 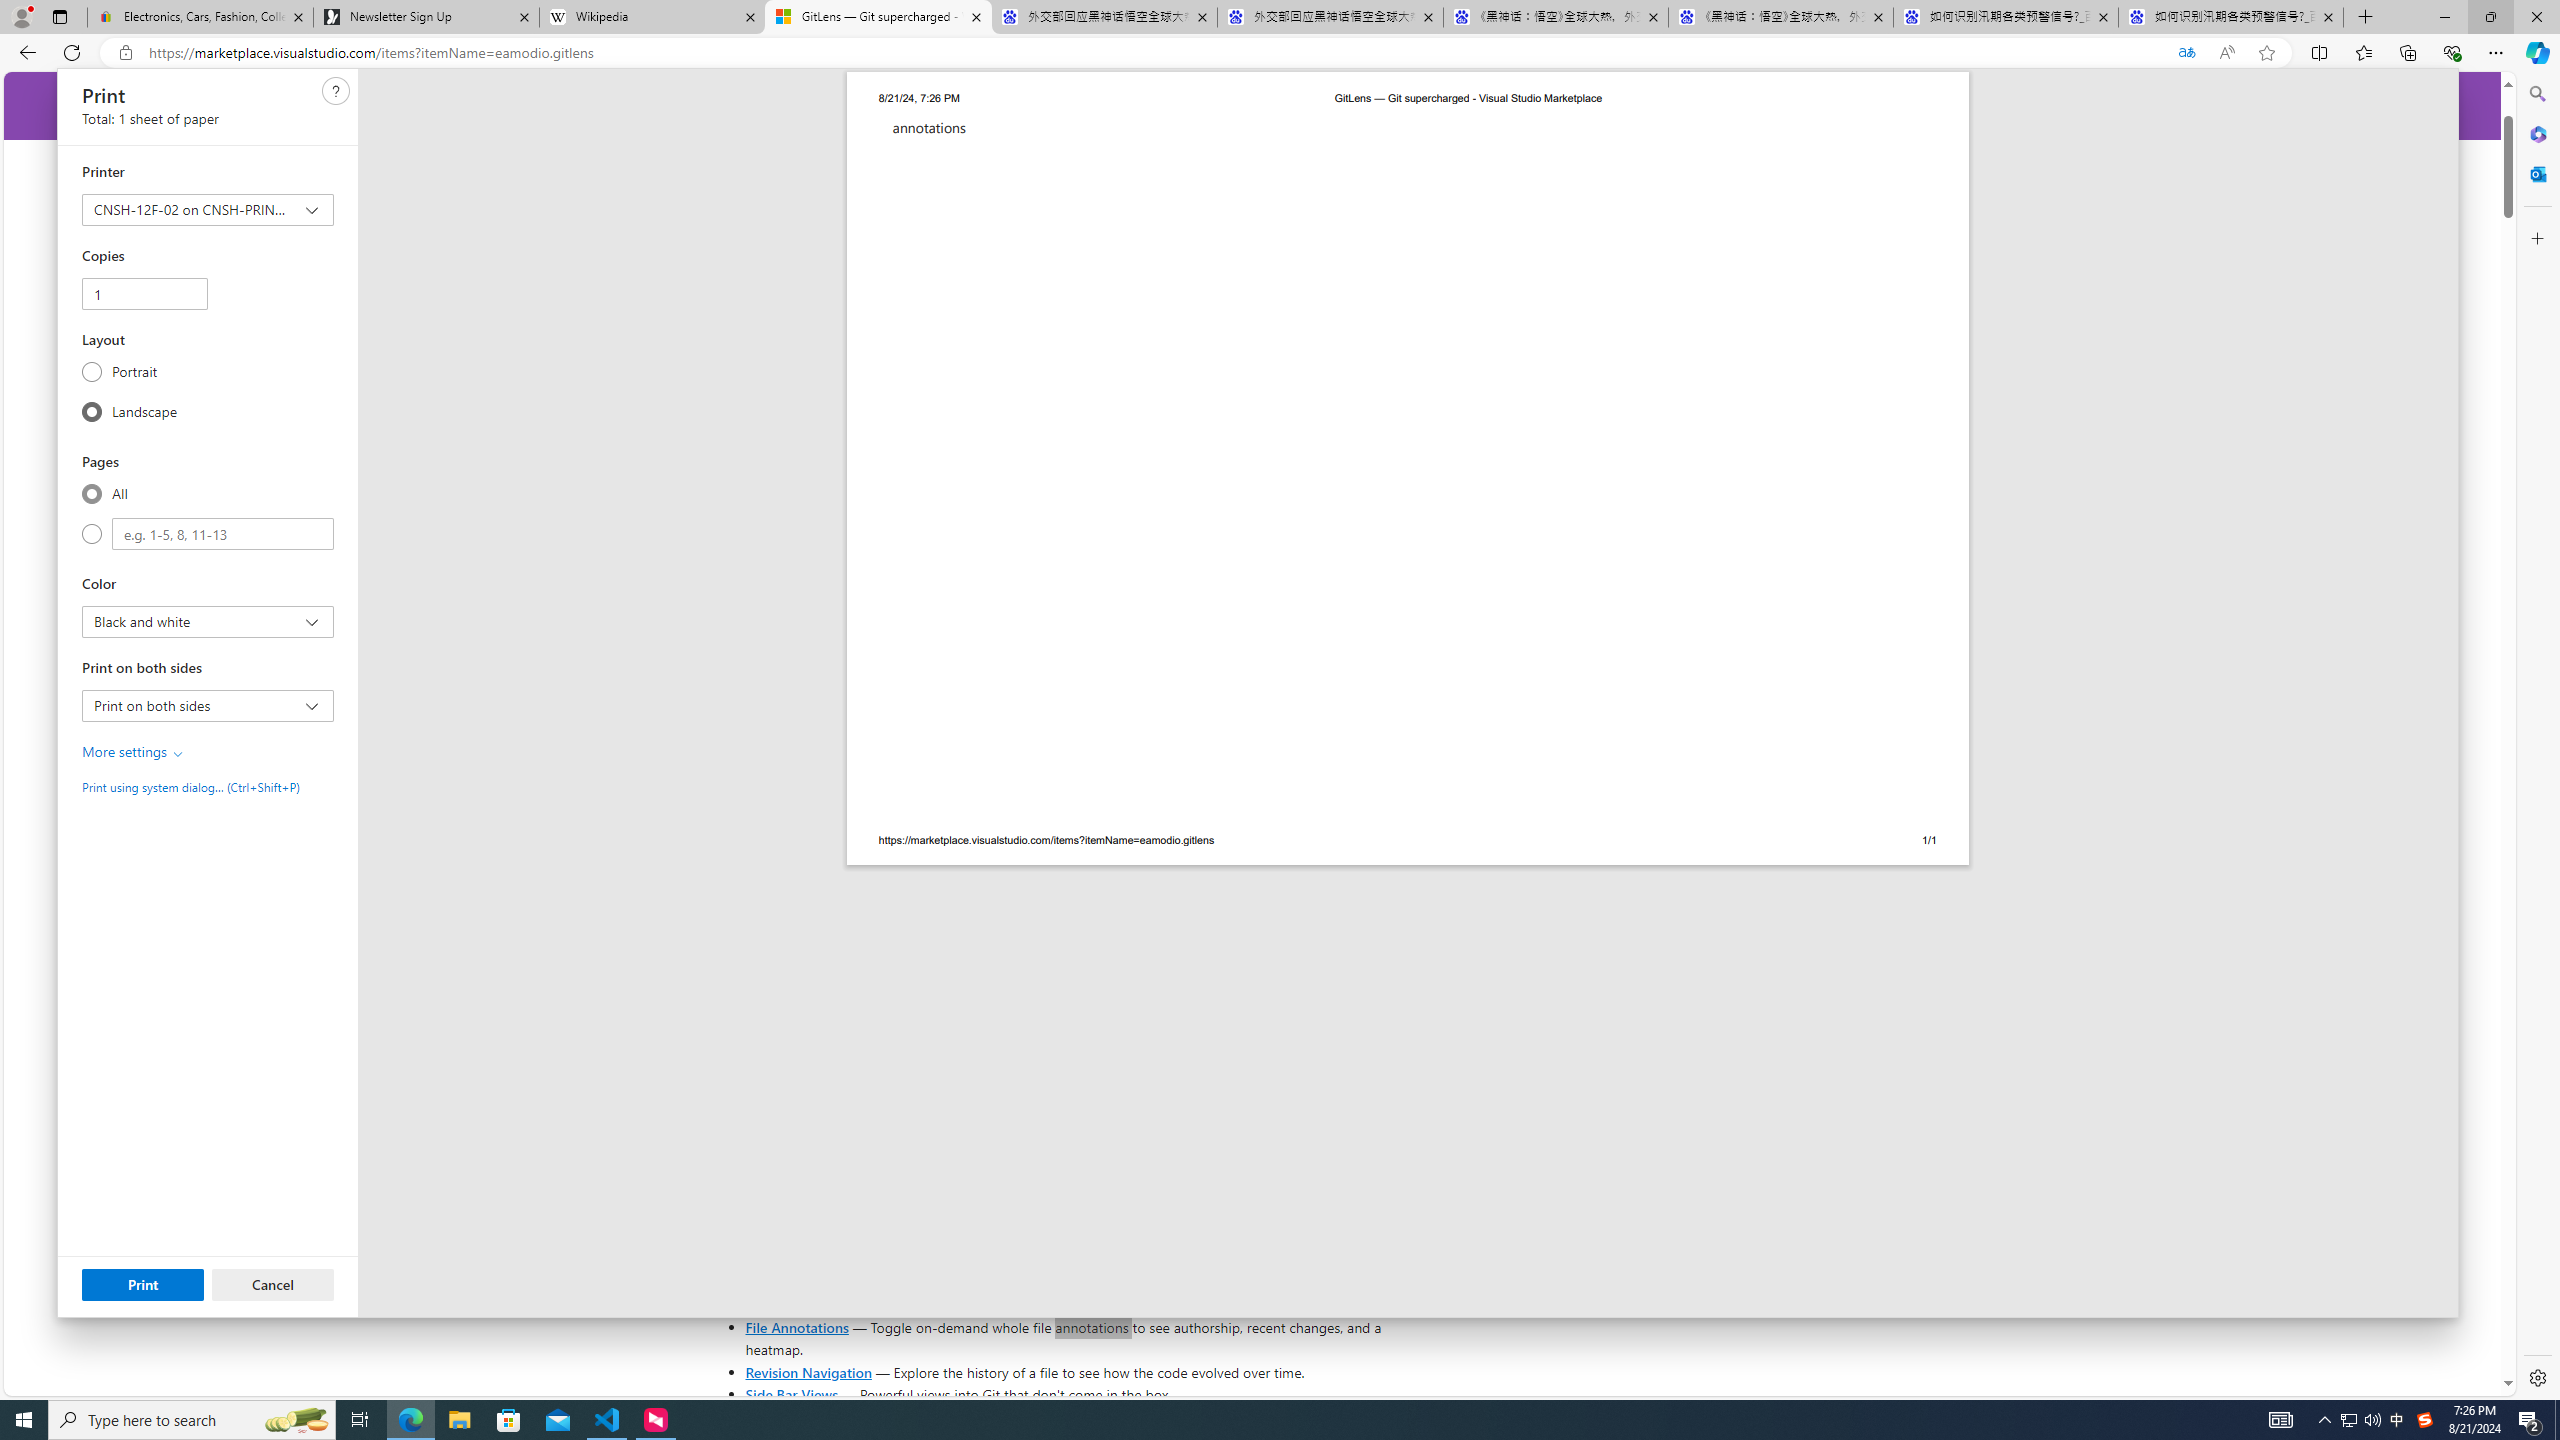 I want to click on 'Printer CNSH-12F-02 on CNSH-PRINT-01', so click(x=207, y=210).